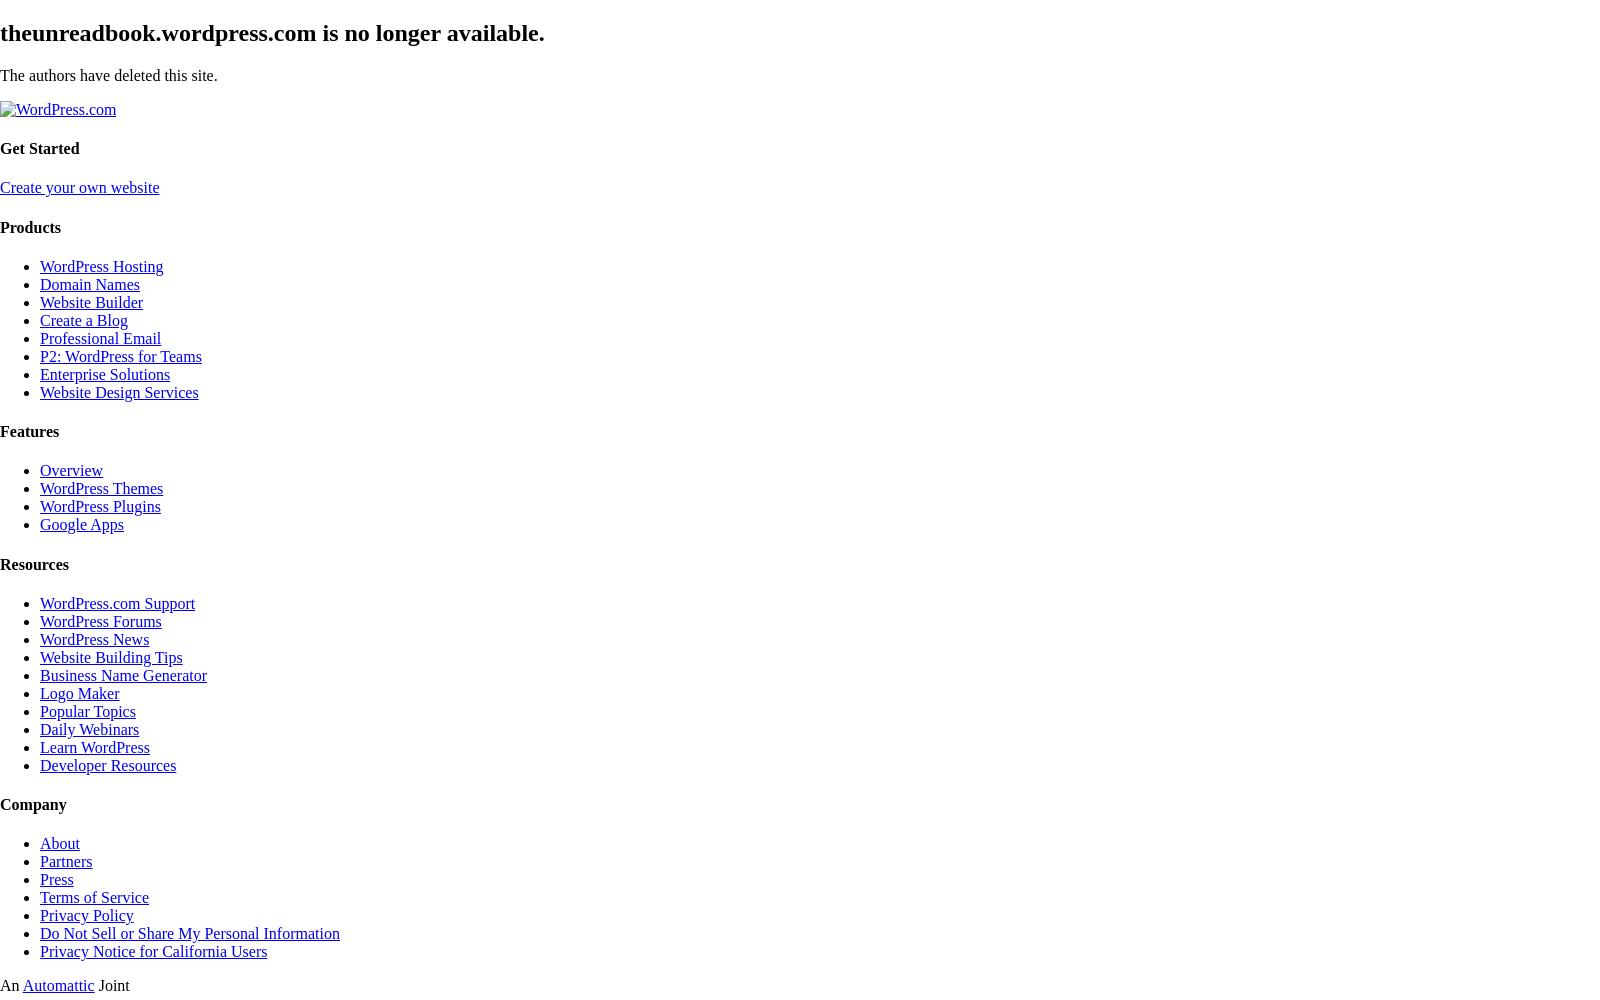  I want to click on 'WordPress Themes', so click(100, 487).